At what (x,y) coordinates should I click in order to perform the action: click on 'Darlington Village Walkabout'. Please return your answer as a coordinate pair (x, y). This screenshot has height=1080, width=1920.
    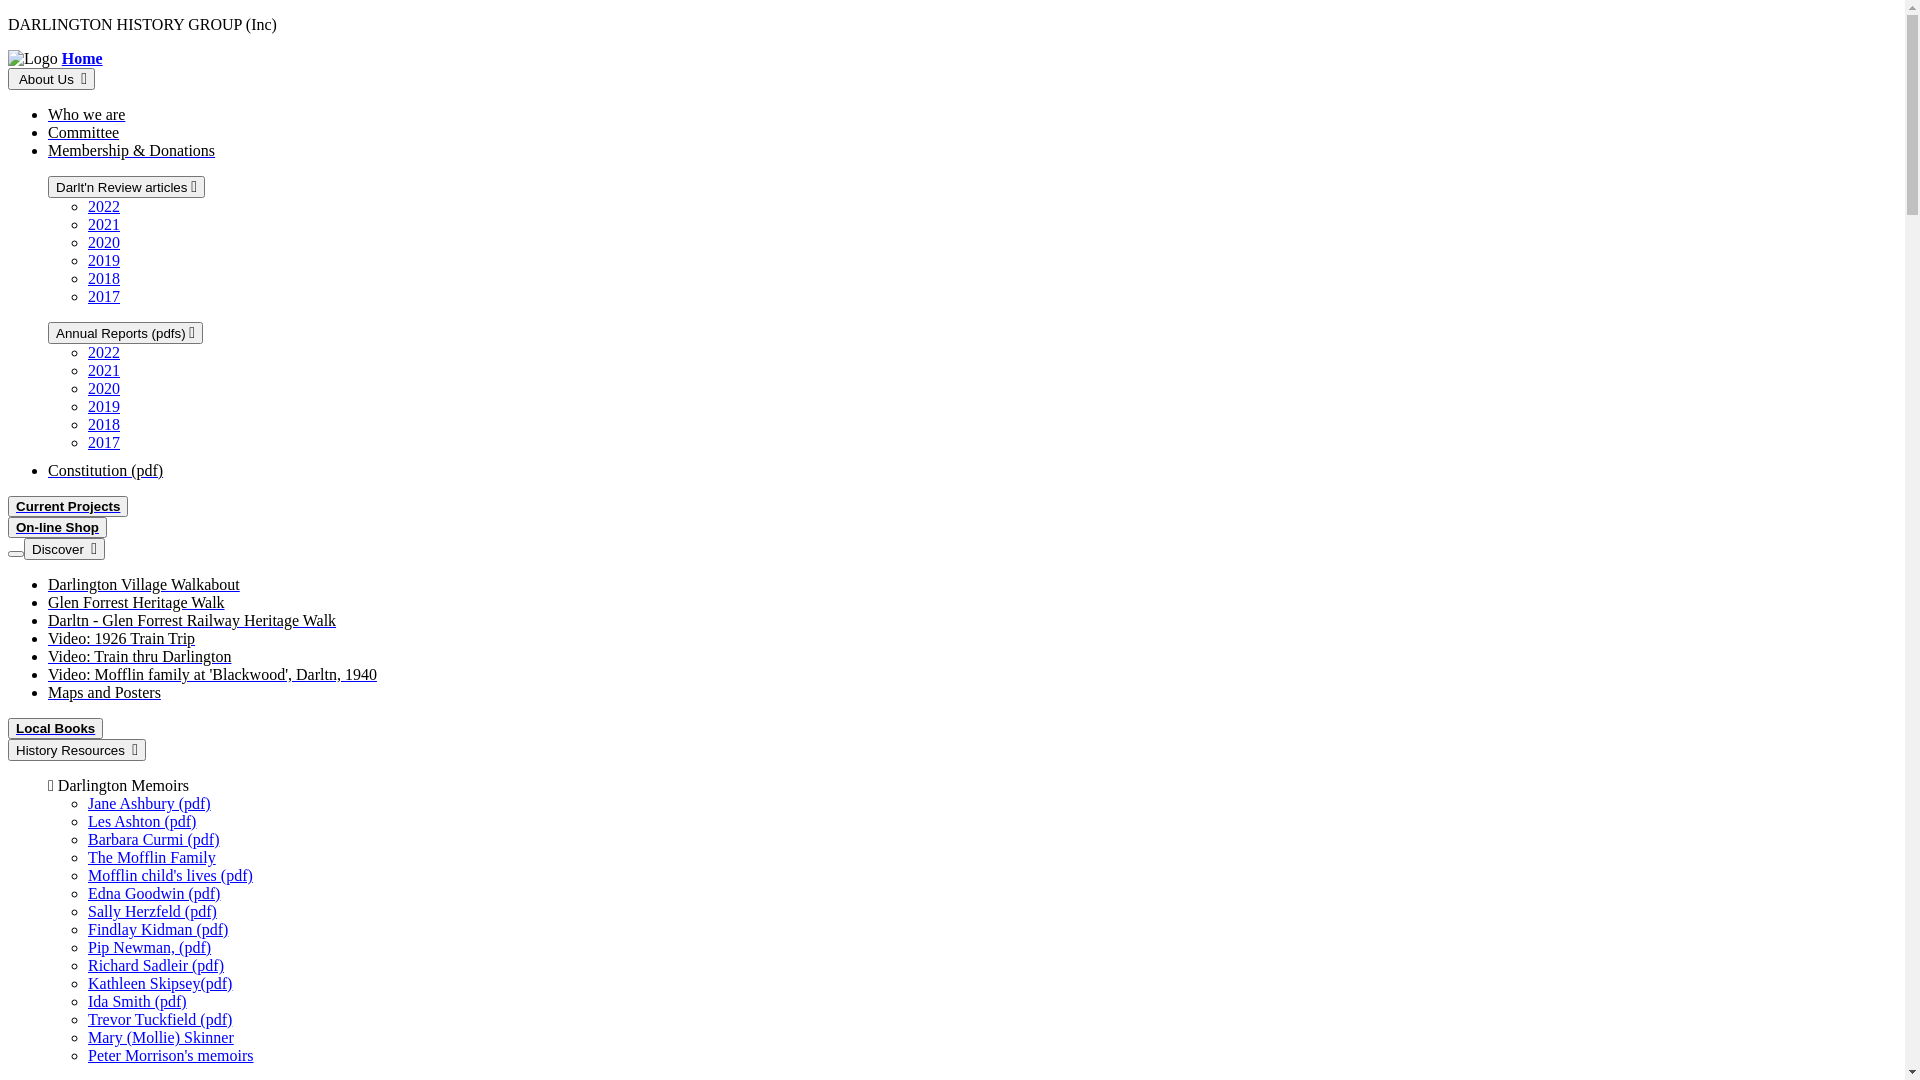
    Looking at the image, I should click on (143, 584).